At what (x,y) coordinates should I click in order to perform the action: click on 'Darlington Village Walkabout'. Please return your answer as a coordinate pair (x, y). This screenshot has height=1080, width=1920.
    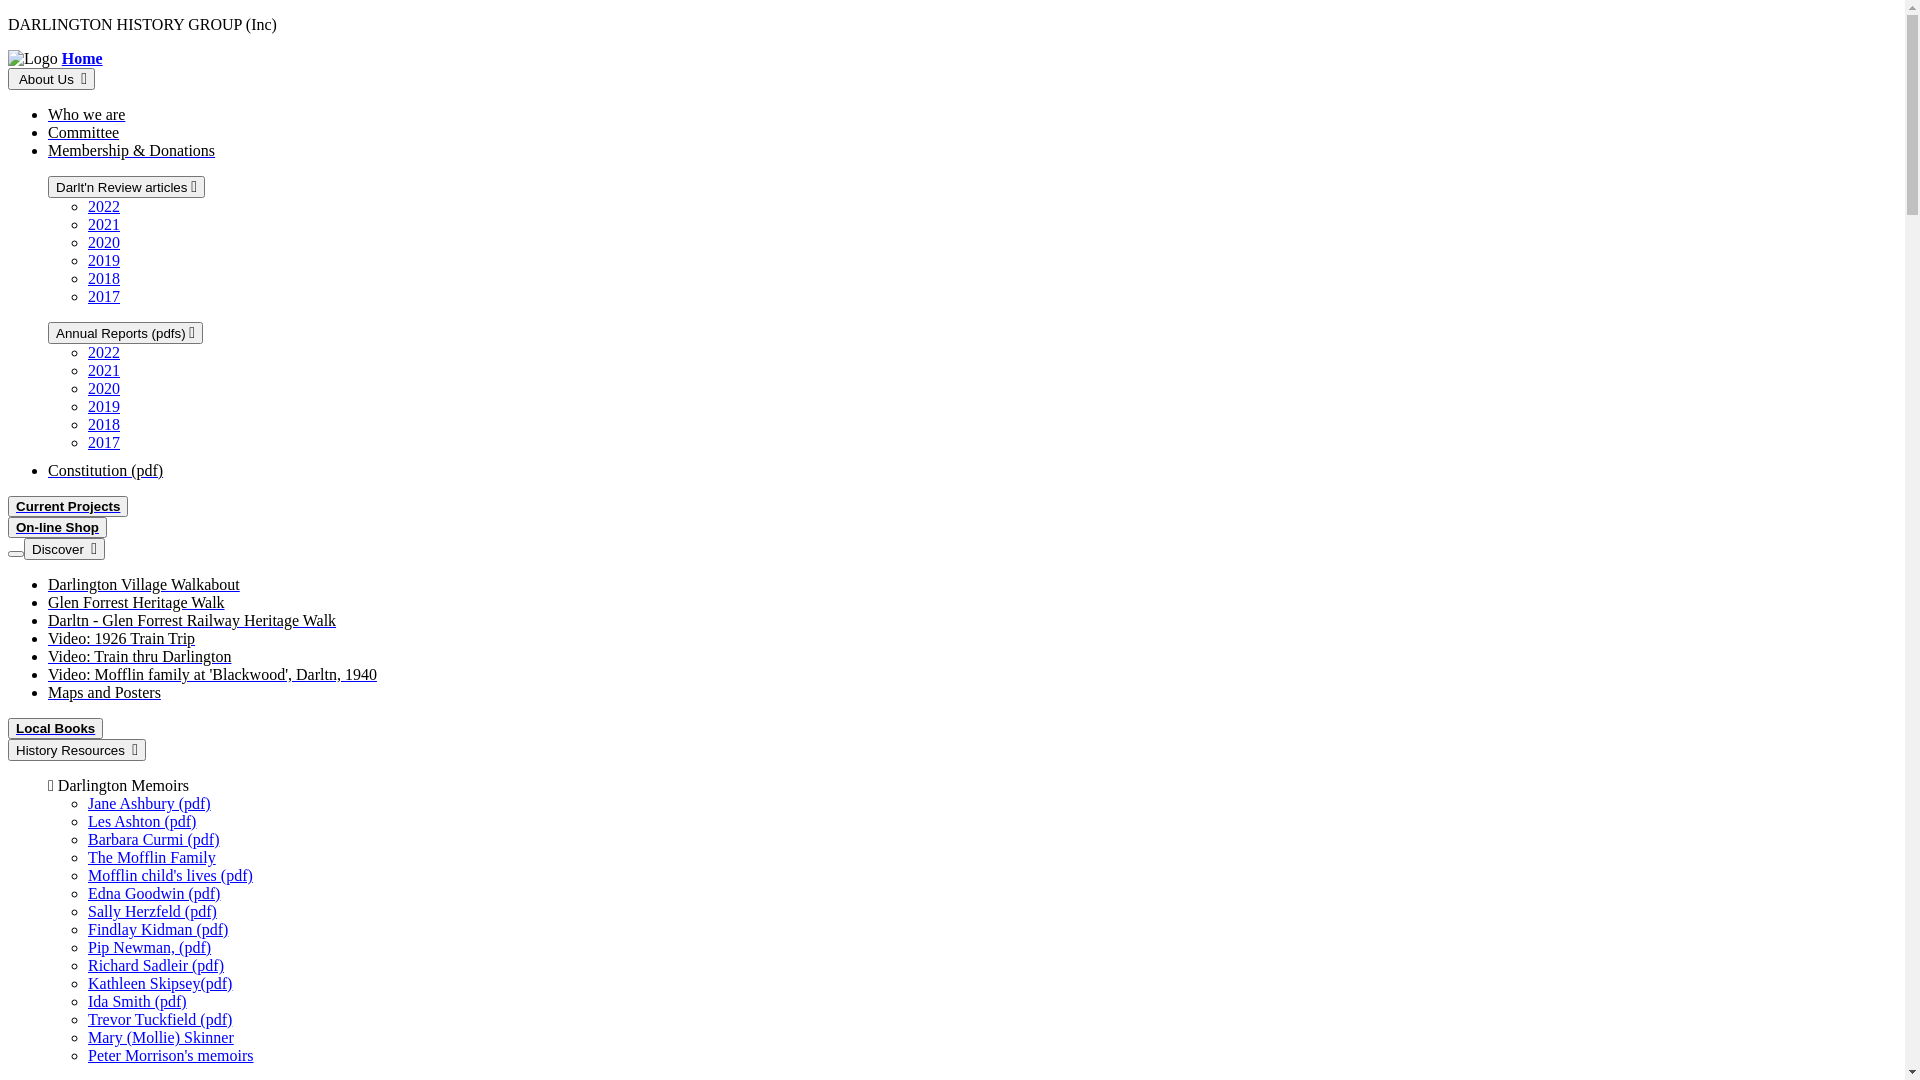
    Looking at the image, I should click on (143, 584).